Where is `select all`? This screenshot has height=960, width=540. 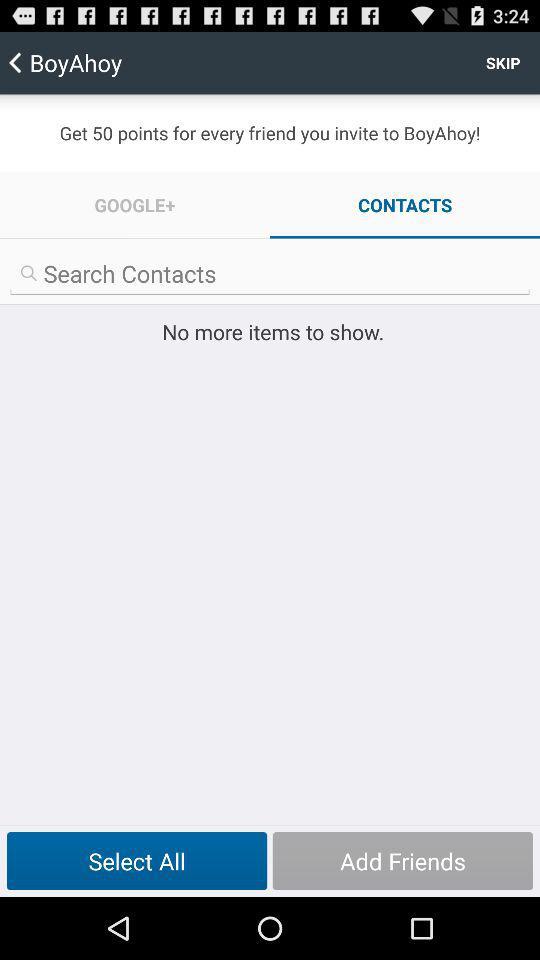 select all is located at coordinates (136, 860).